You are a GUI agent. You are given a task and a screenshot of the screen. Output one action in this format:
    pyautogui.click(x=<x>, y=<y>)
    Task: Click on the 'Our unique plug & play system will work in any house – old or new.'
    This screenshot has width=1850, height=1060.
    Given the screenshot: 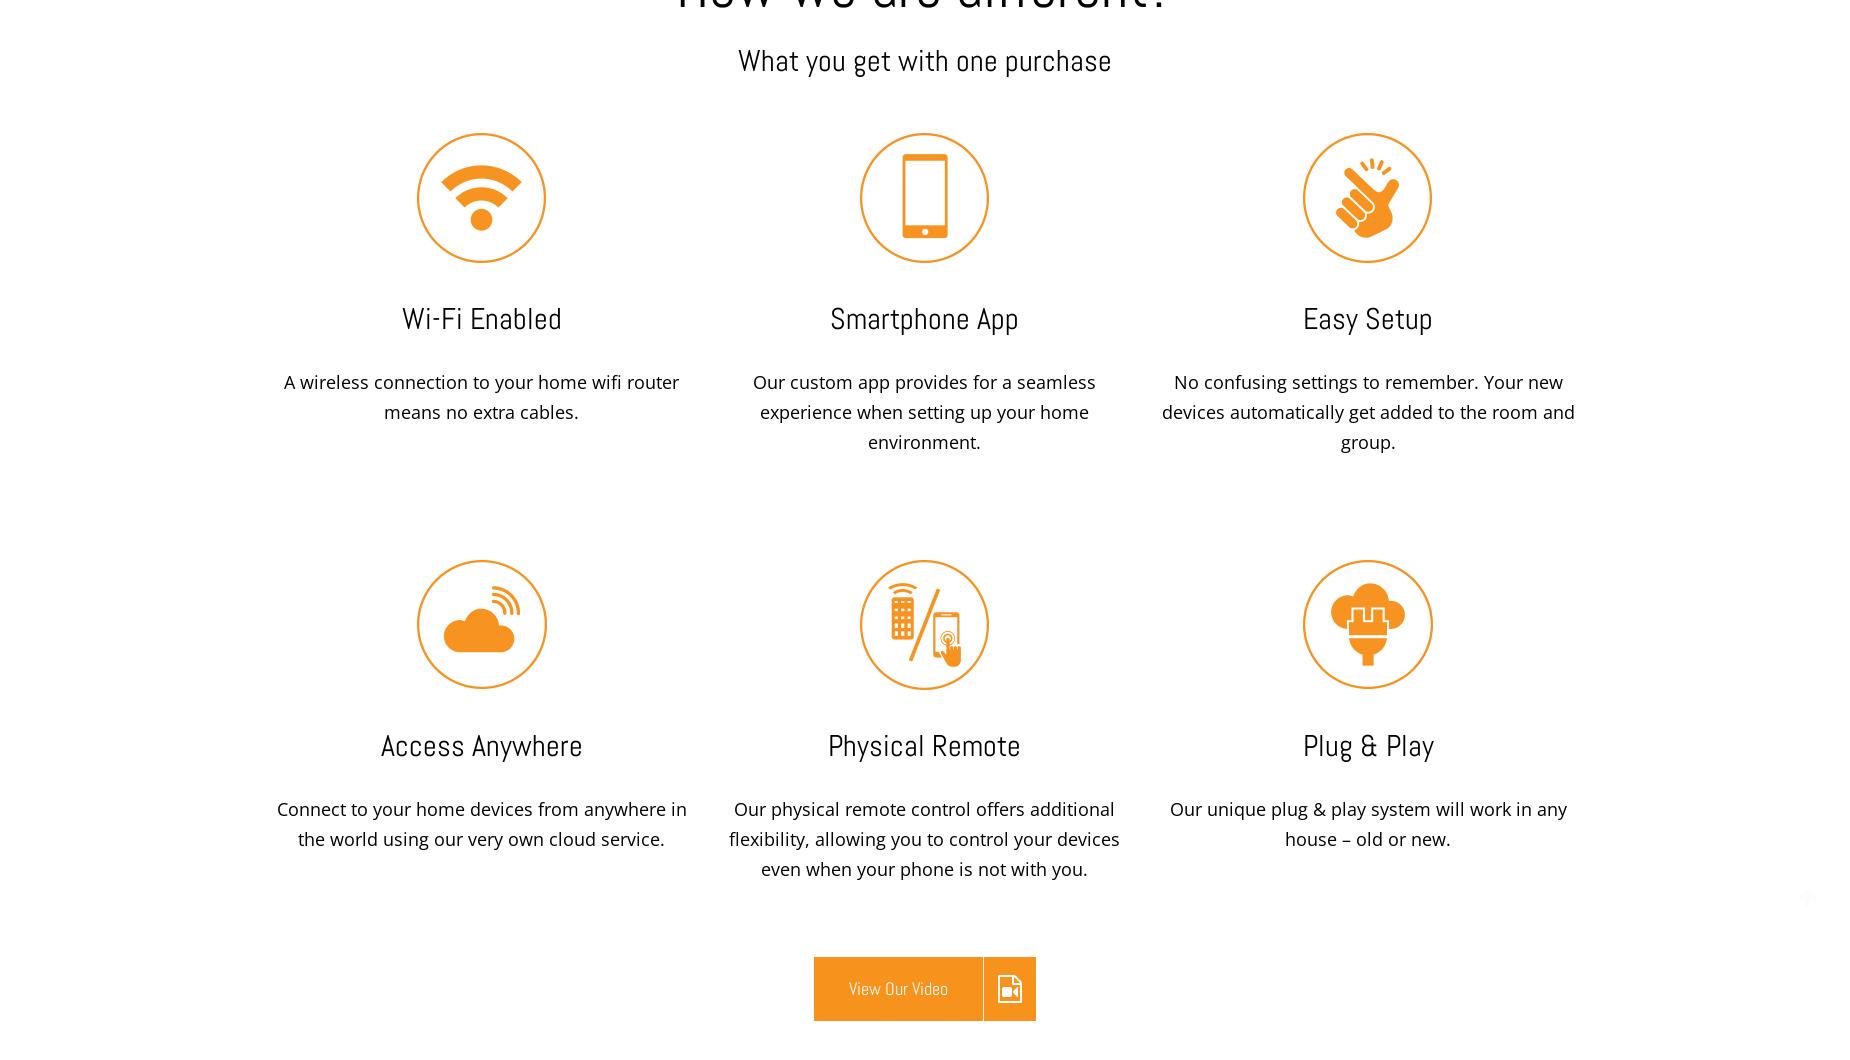 What is the action you would take?
    pyautogui.click(x=1366, y=824)
    